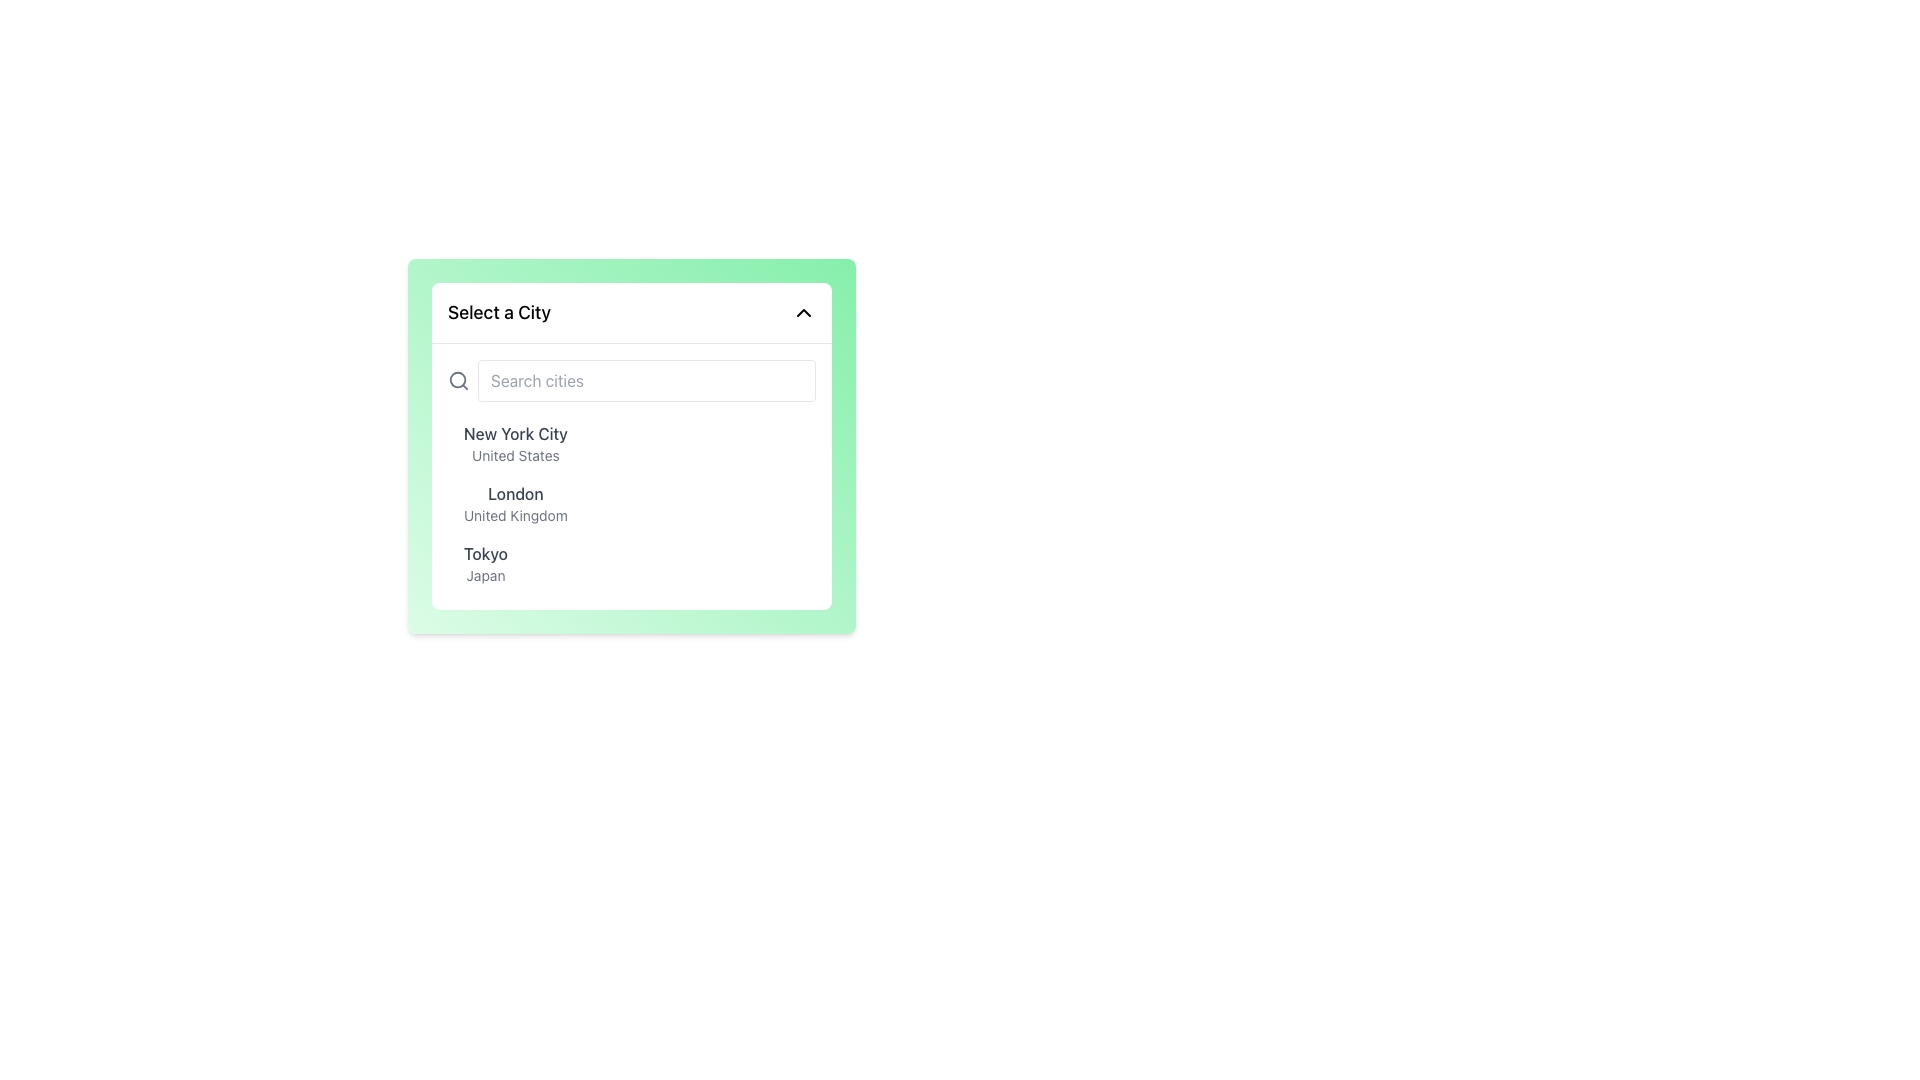  What do you see at coordinates (515, 515) in the screenshot?
I see `the Text Label displaying 'United Kingdom', which is styled in gray and positioned below 'London' in the list of cities` at bounding box center [515, 515].